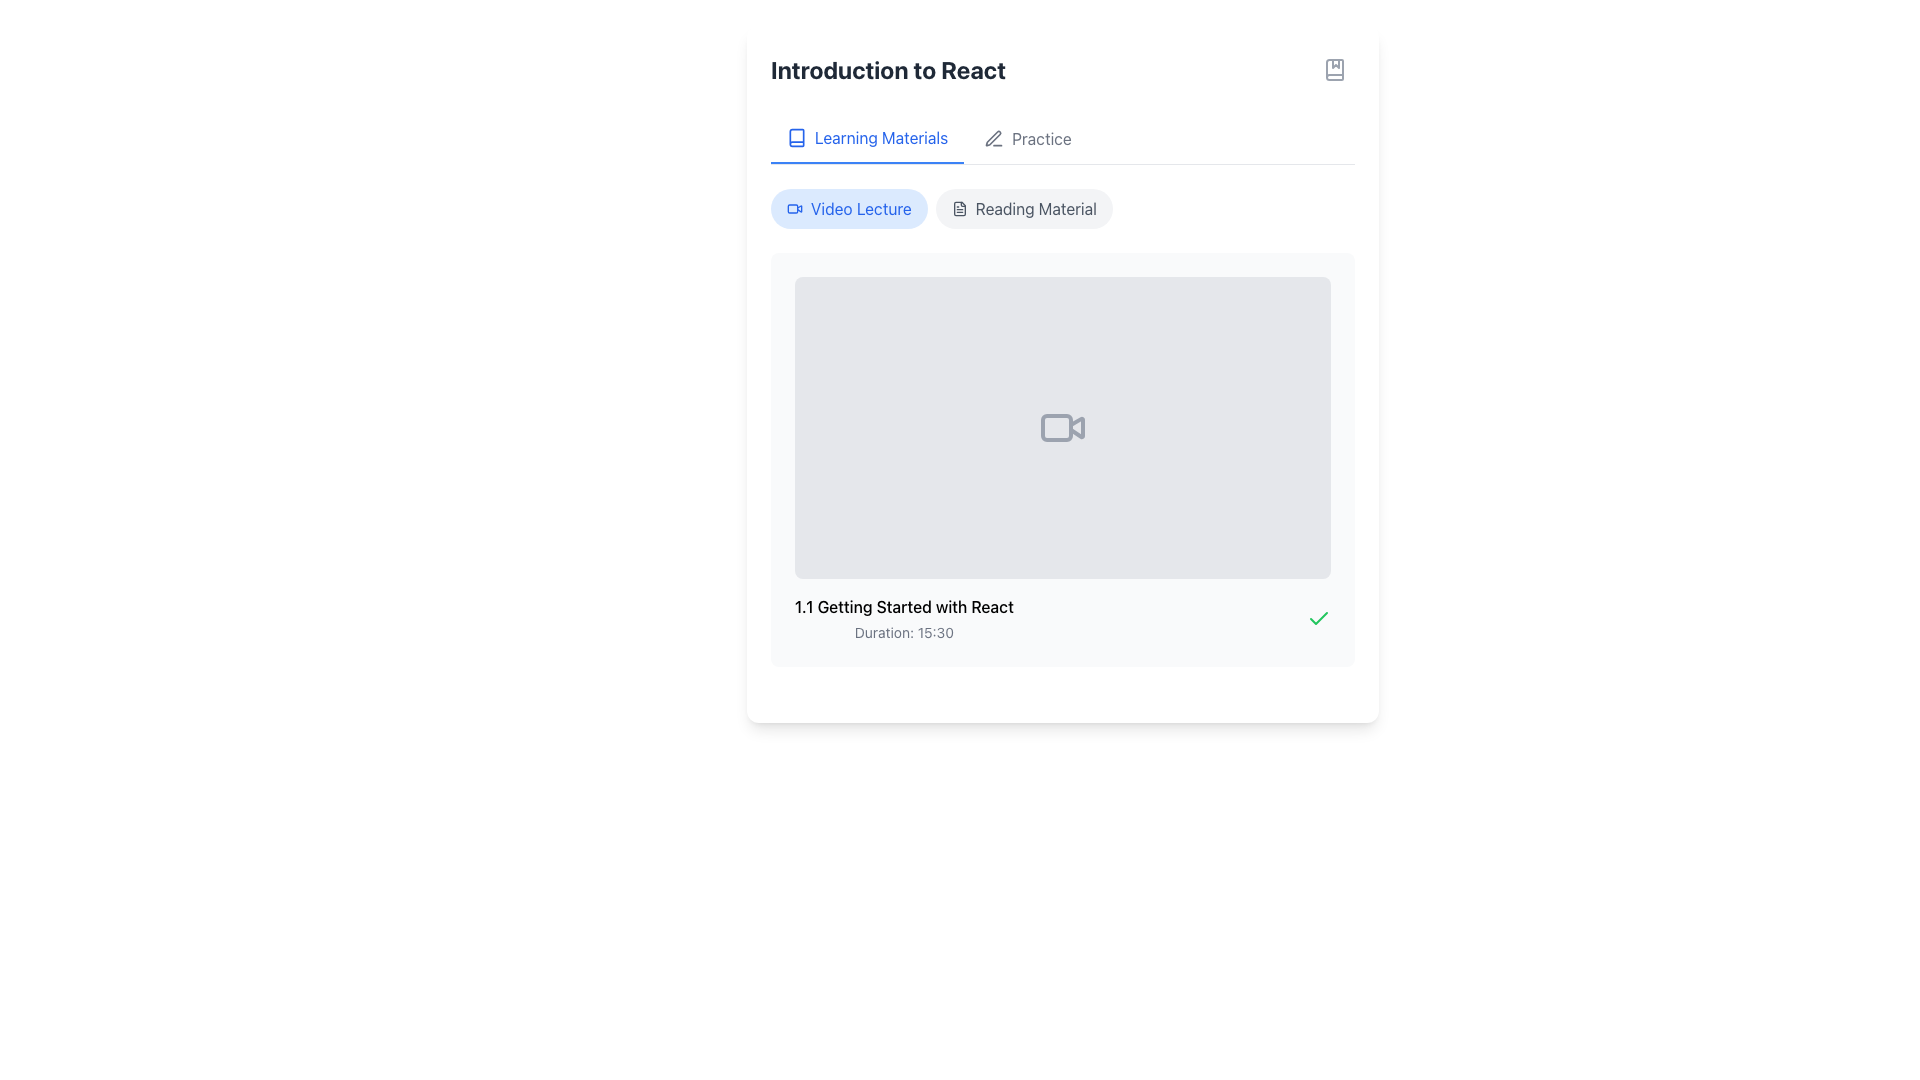 This screenshot has width=1920, height=1080. Describe the element at coordinates (1334, 68) in the screenshot. I see `the gray bookmarked book icon located in the top-right corner of the main content card interface` at that location.